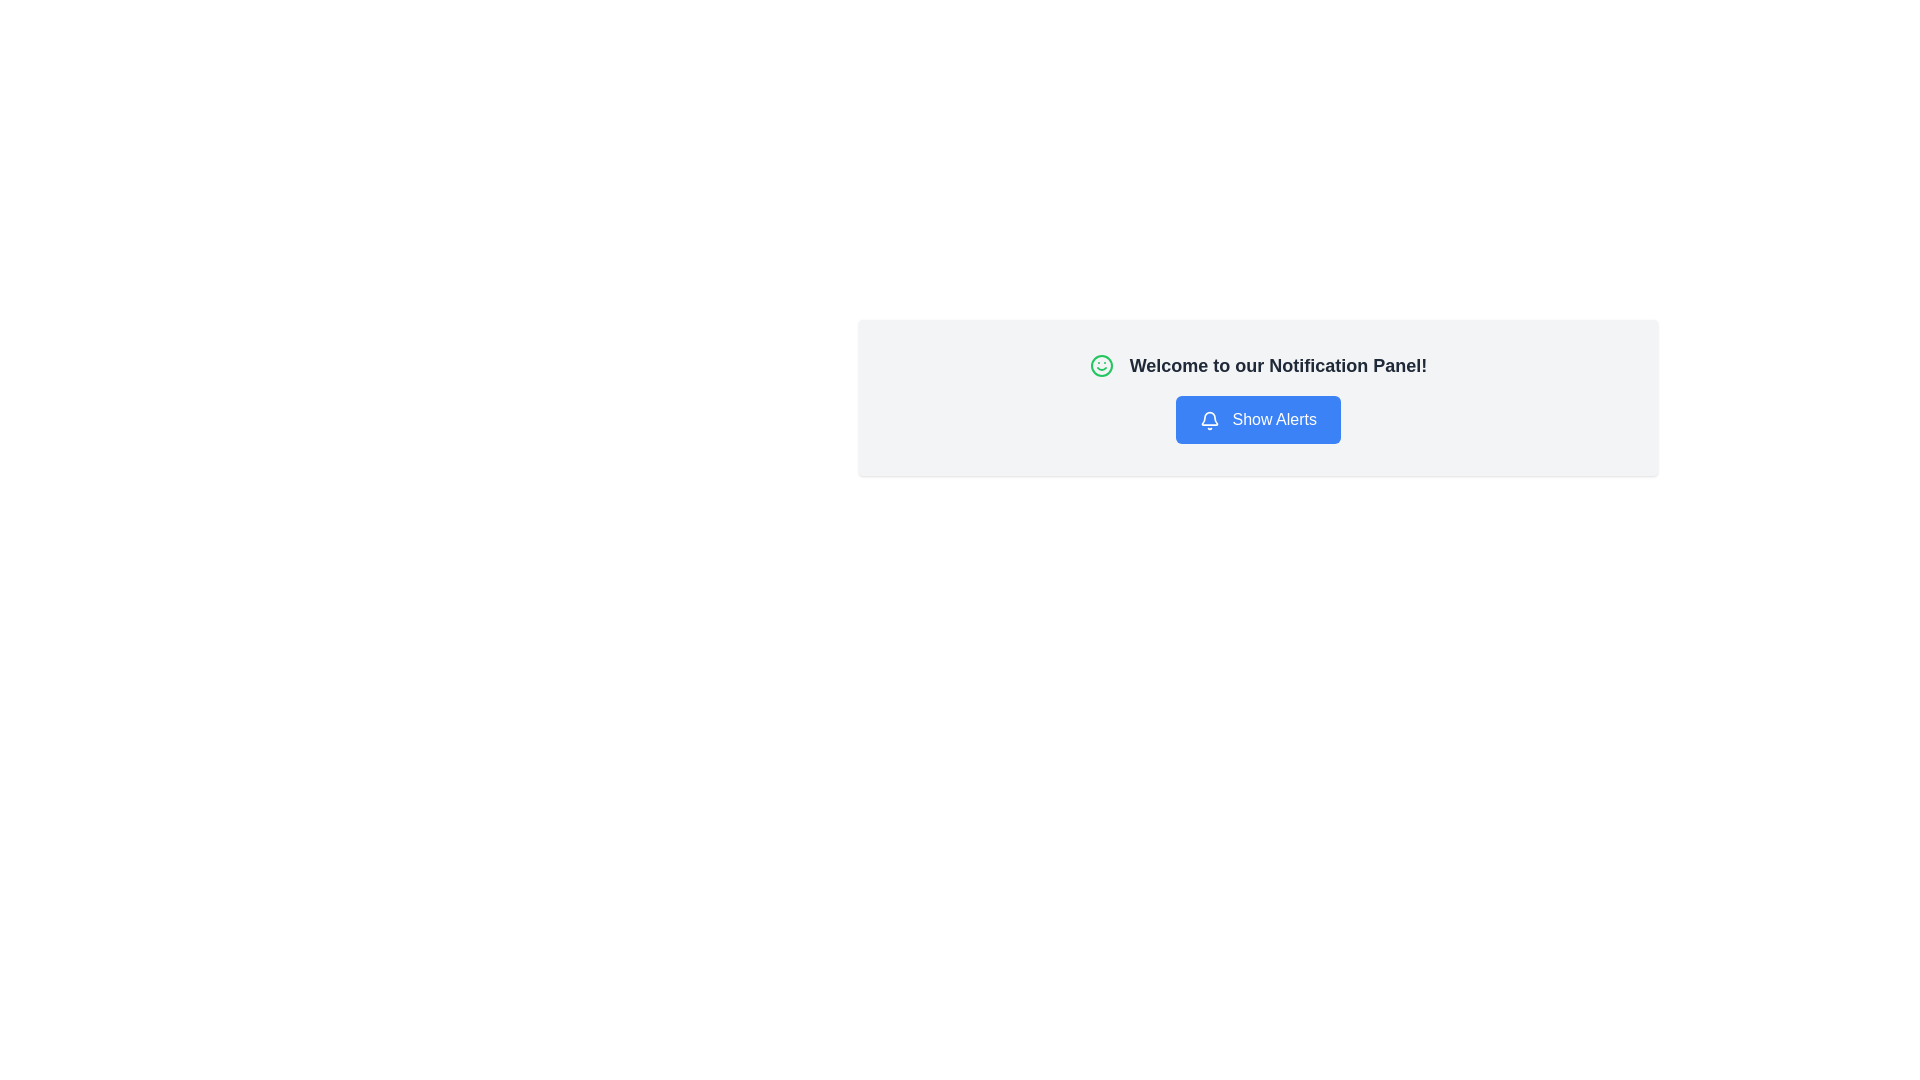 This screenshot has width=1920, height=1080. Describe the element at coordinates (1277, 366) in the screenshot. I see `the informational text that serves as the title or greeting for the notification panel, located to the right of the green smiling icon and above the blue button labeled 'Show Alerts'` at that location.